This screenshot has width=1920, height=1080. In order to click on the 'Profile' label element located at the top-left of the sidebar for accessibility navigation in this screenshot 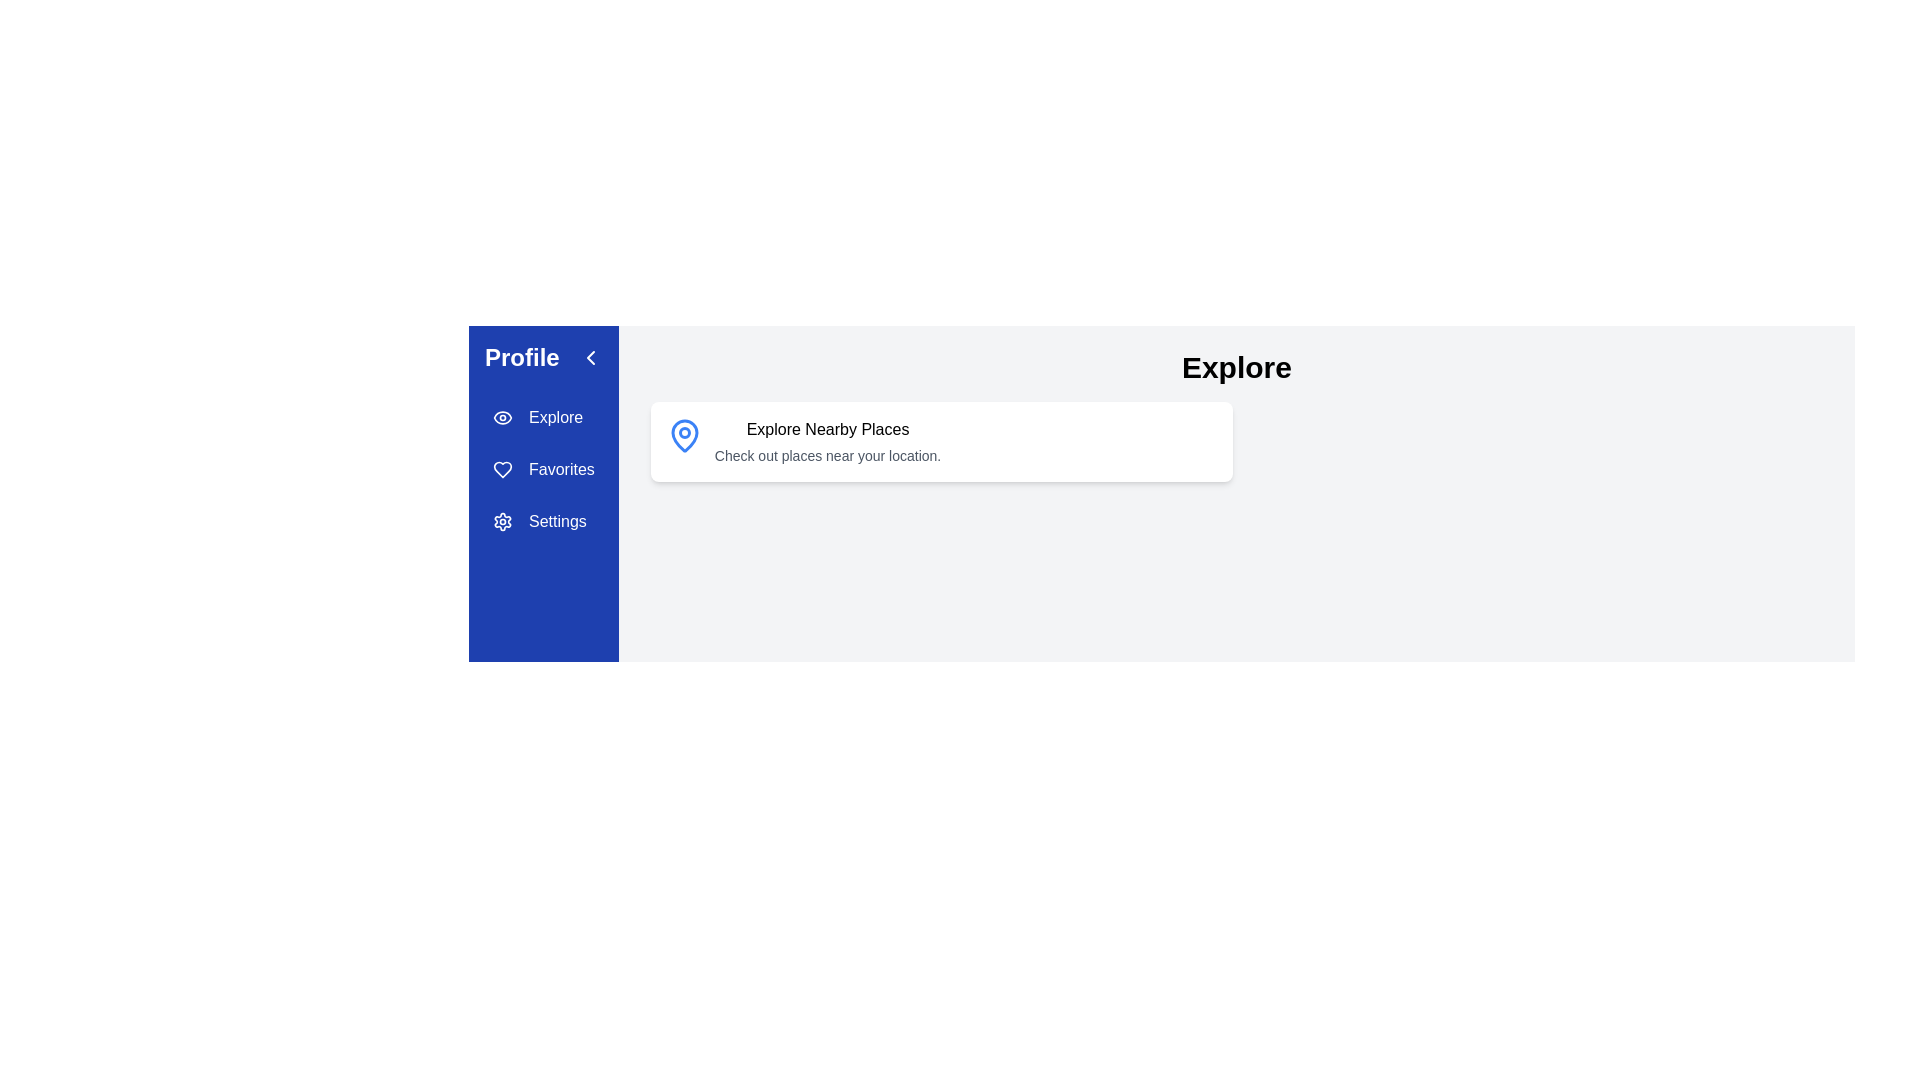, I will do `click(543, 357)`.